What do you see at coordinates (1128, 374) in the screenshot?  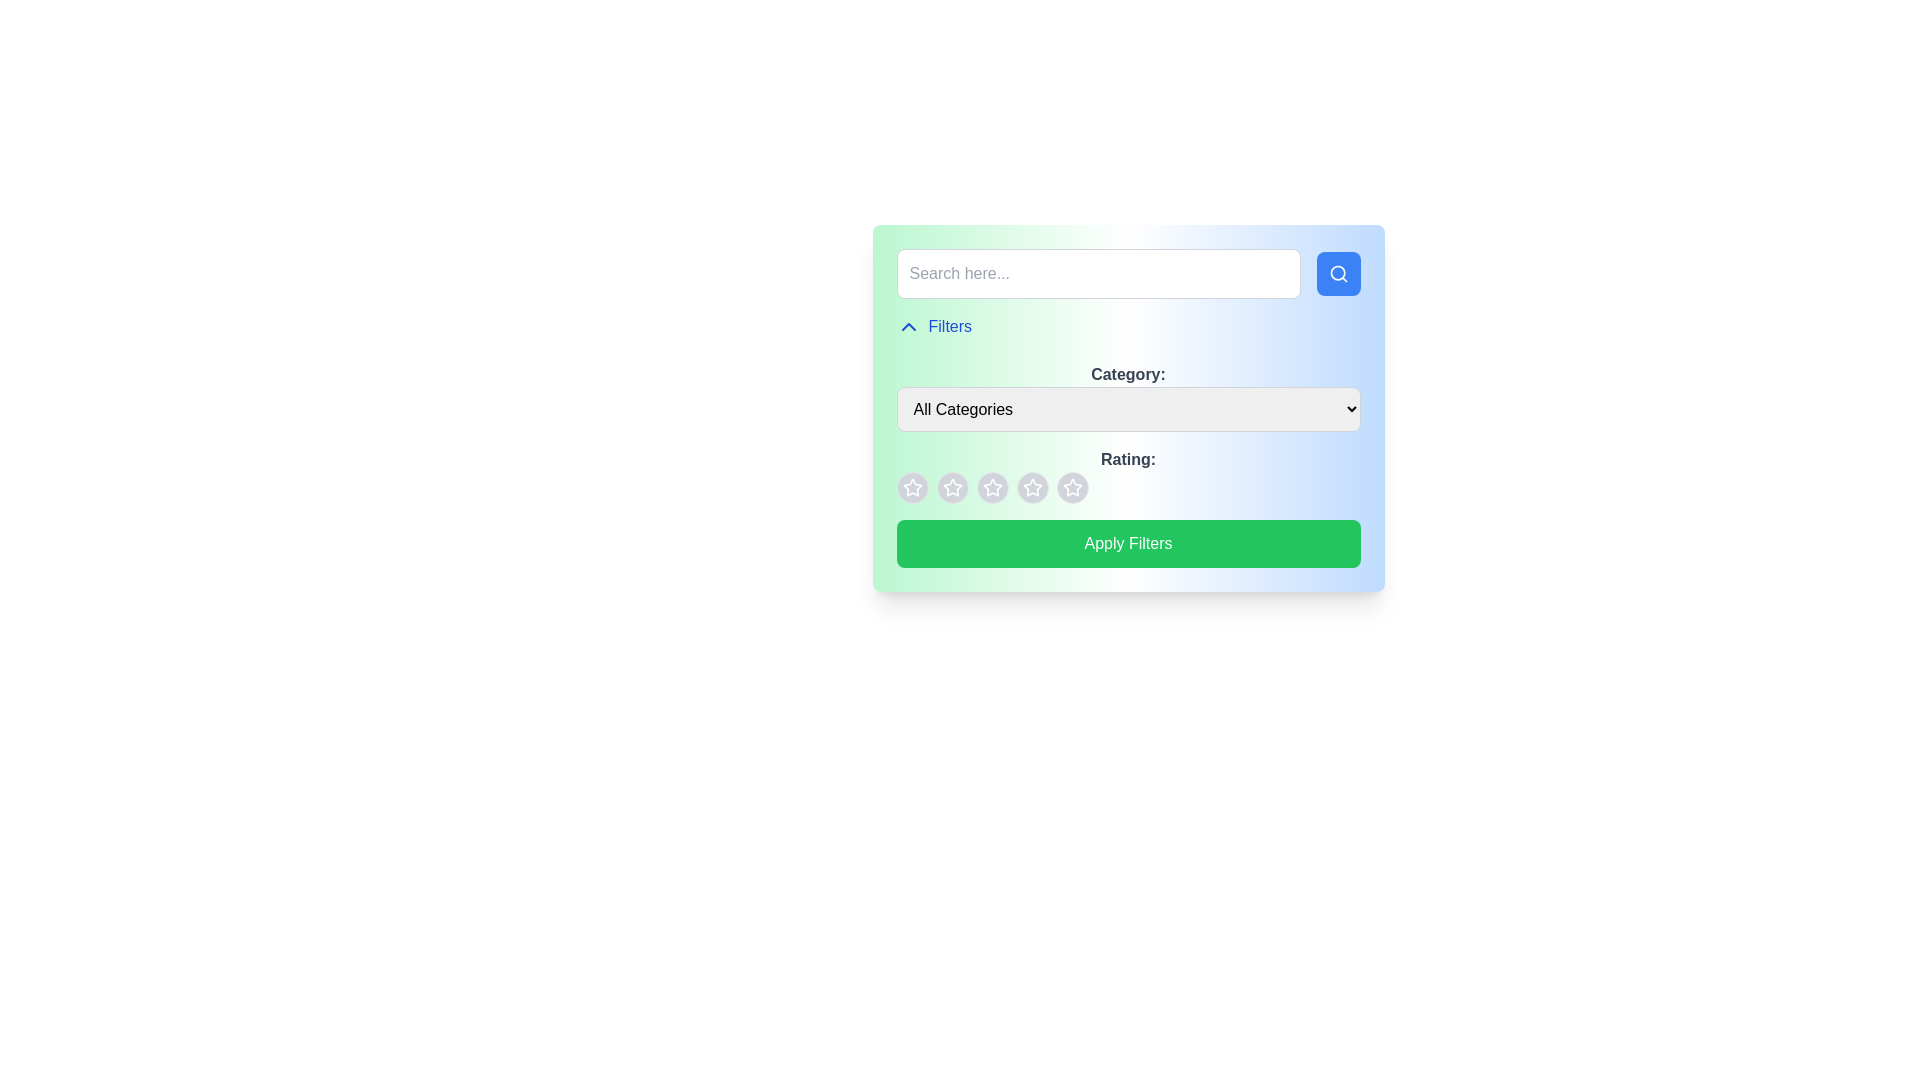 I see `the Text label indicating the dropdown menu for category selection, positioned above the 'All Categories' dropdown` at bounding box center [1128, 374].